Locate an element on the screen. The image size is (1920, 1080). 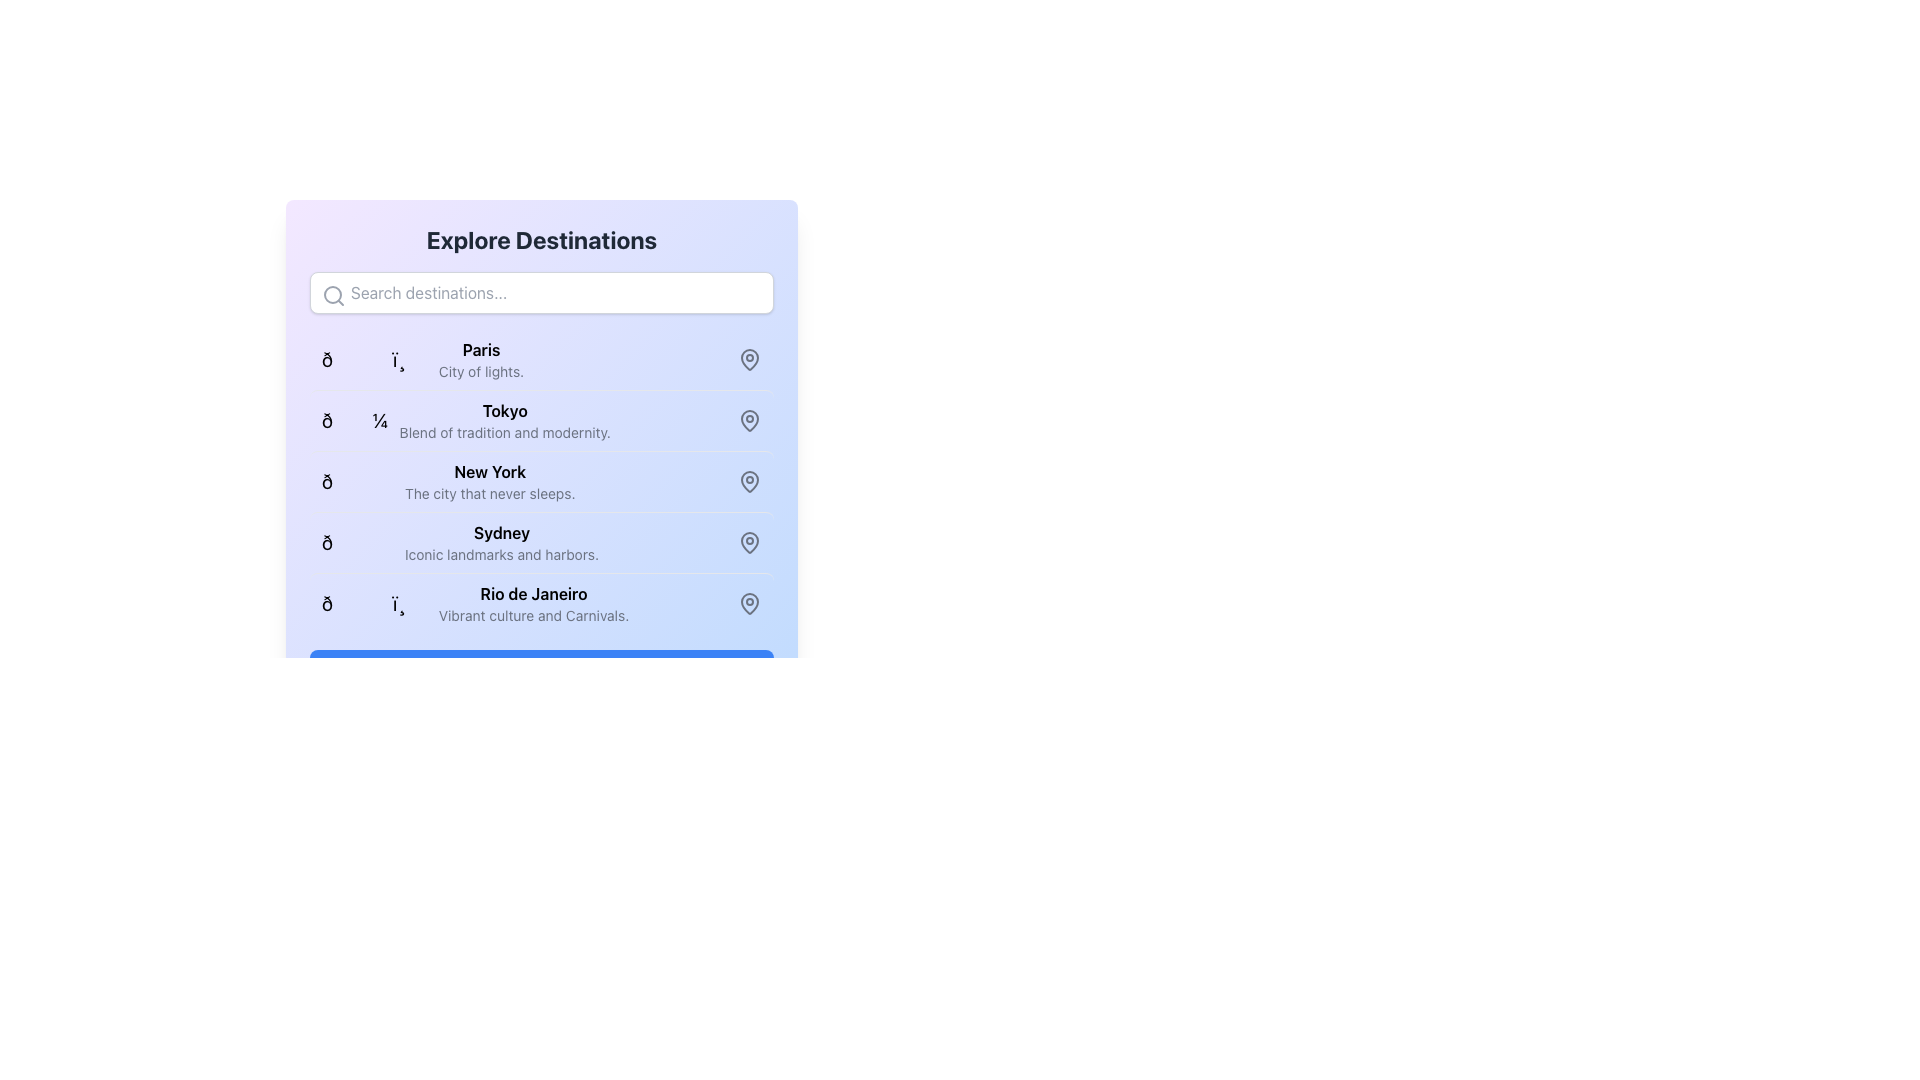
the appearance of the pin-like icon representing a map marker, located next to the 'New York' text in the list of destinations is located at coordinates (748, 481).